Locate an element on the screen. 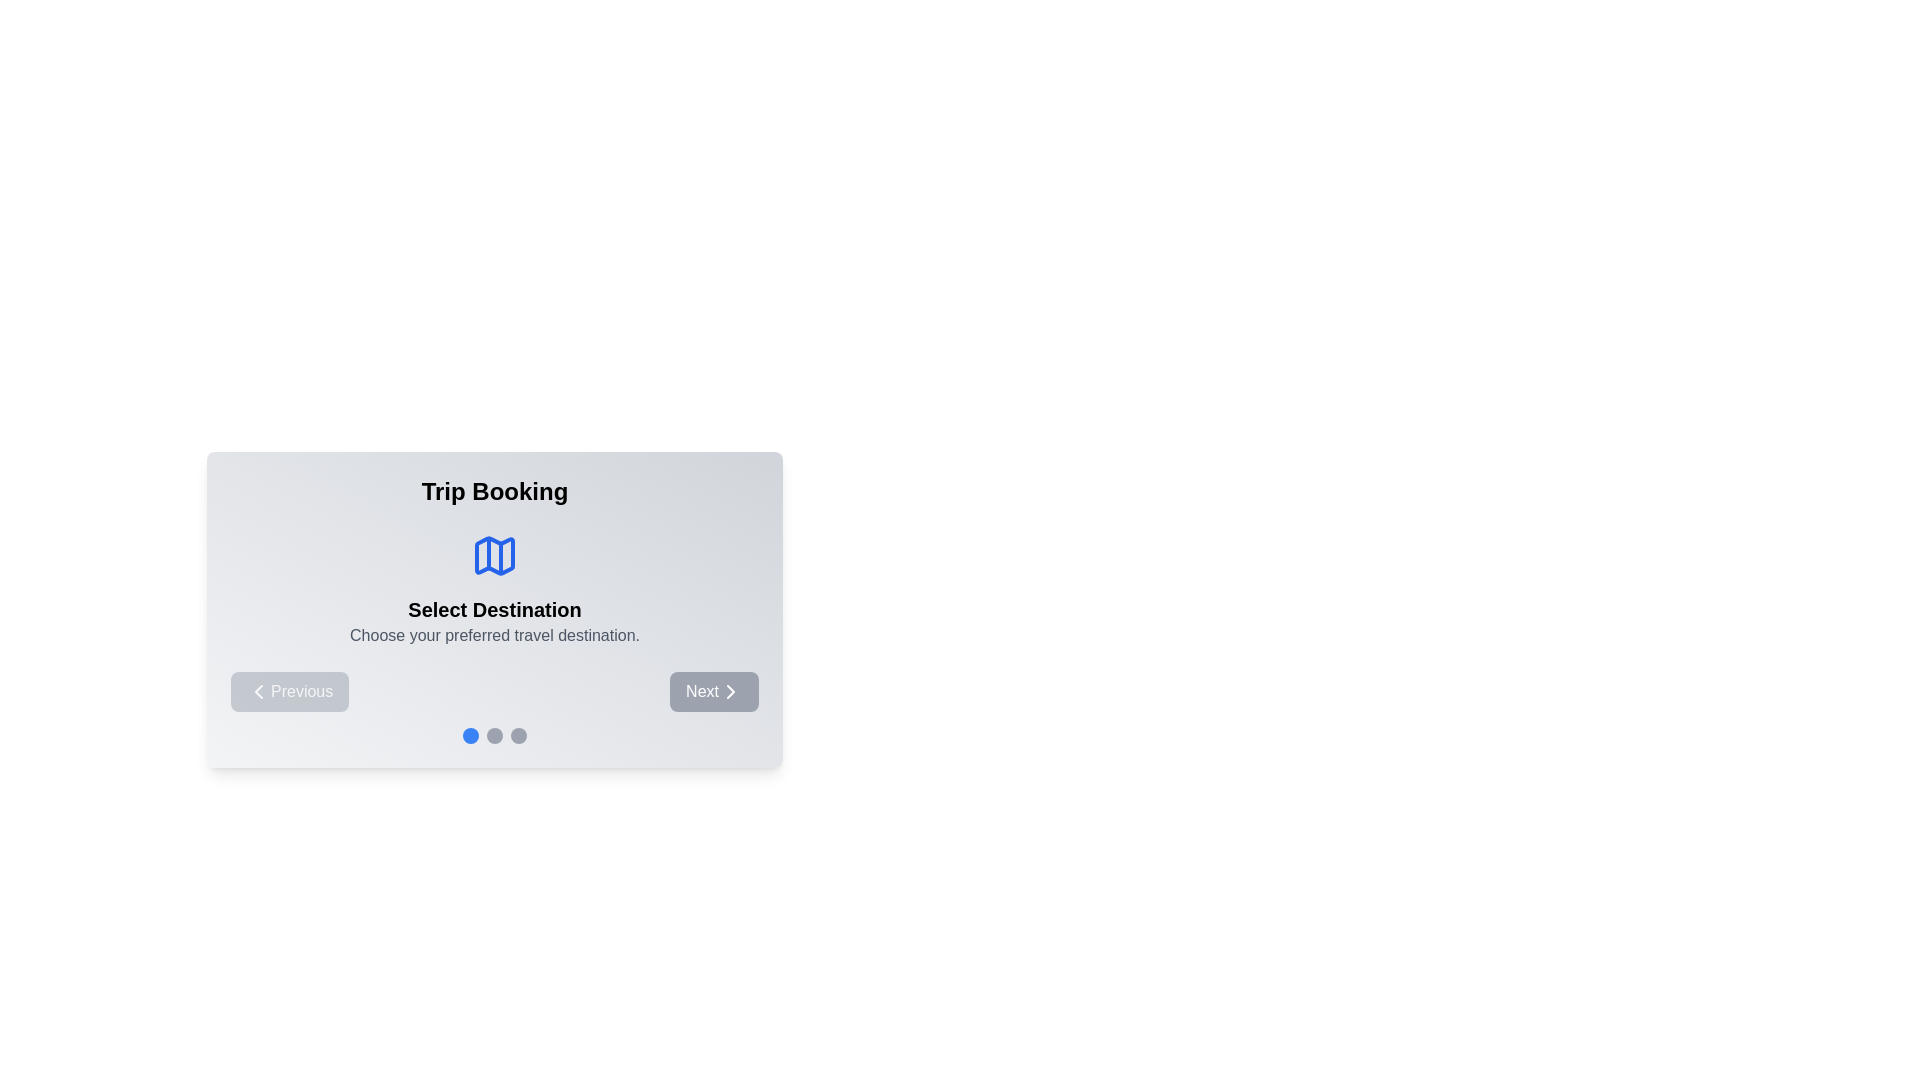 Image resolution: width=1920 pixels, height=1080 pixels. the blue-colored map icon, which is styled with rounded edges and is centrally positioned above the 'Select Destination' text and below the 'Trip Booking' text is located at coordinates (494, 555).